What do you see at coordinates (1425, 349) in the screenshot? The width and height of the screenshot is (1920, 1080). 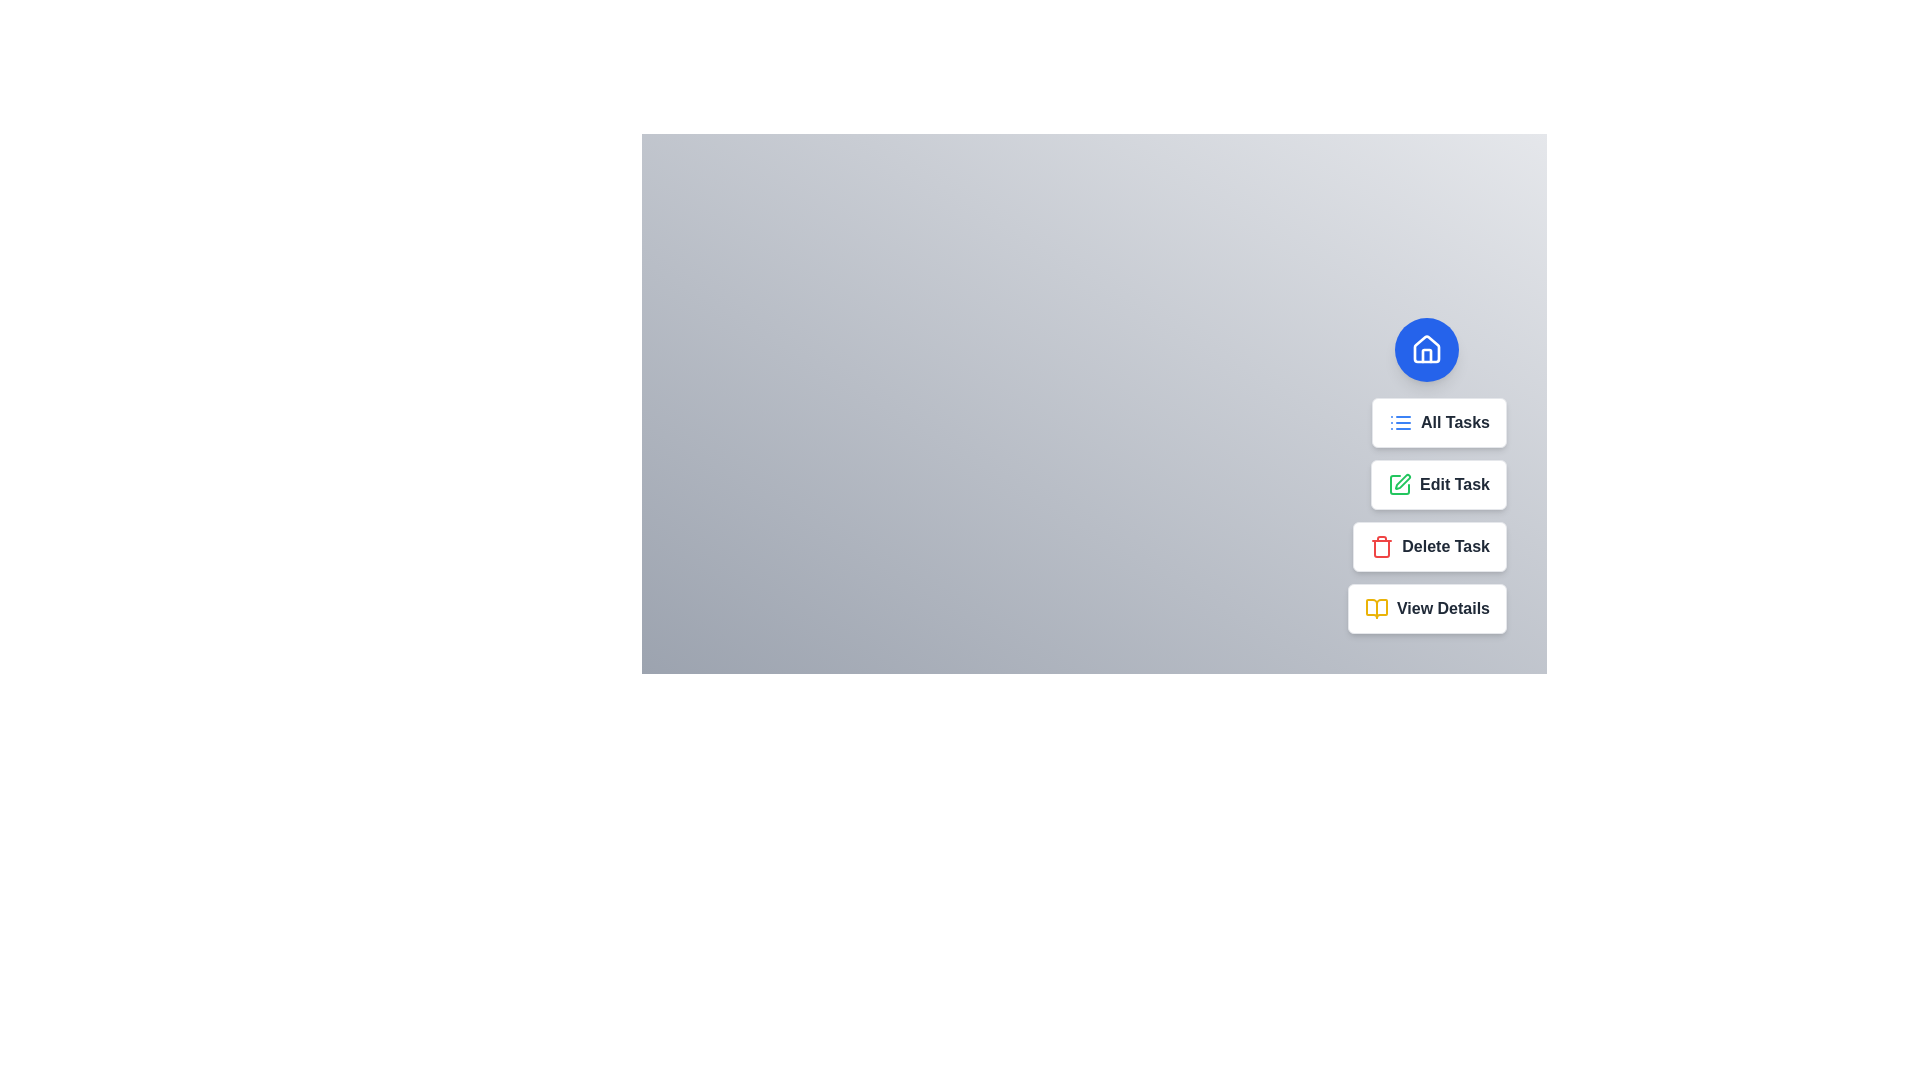 I see `the speed dial button to toggle the menu visibility` at bounding box center [1425, 349].